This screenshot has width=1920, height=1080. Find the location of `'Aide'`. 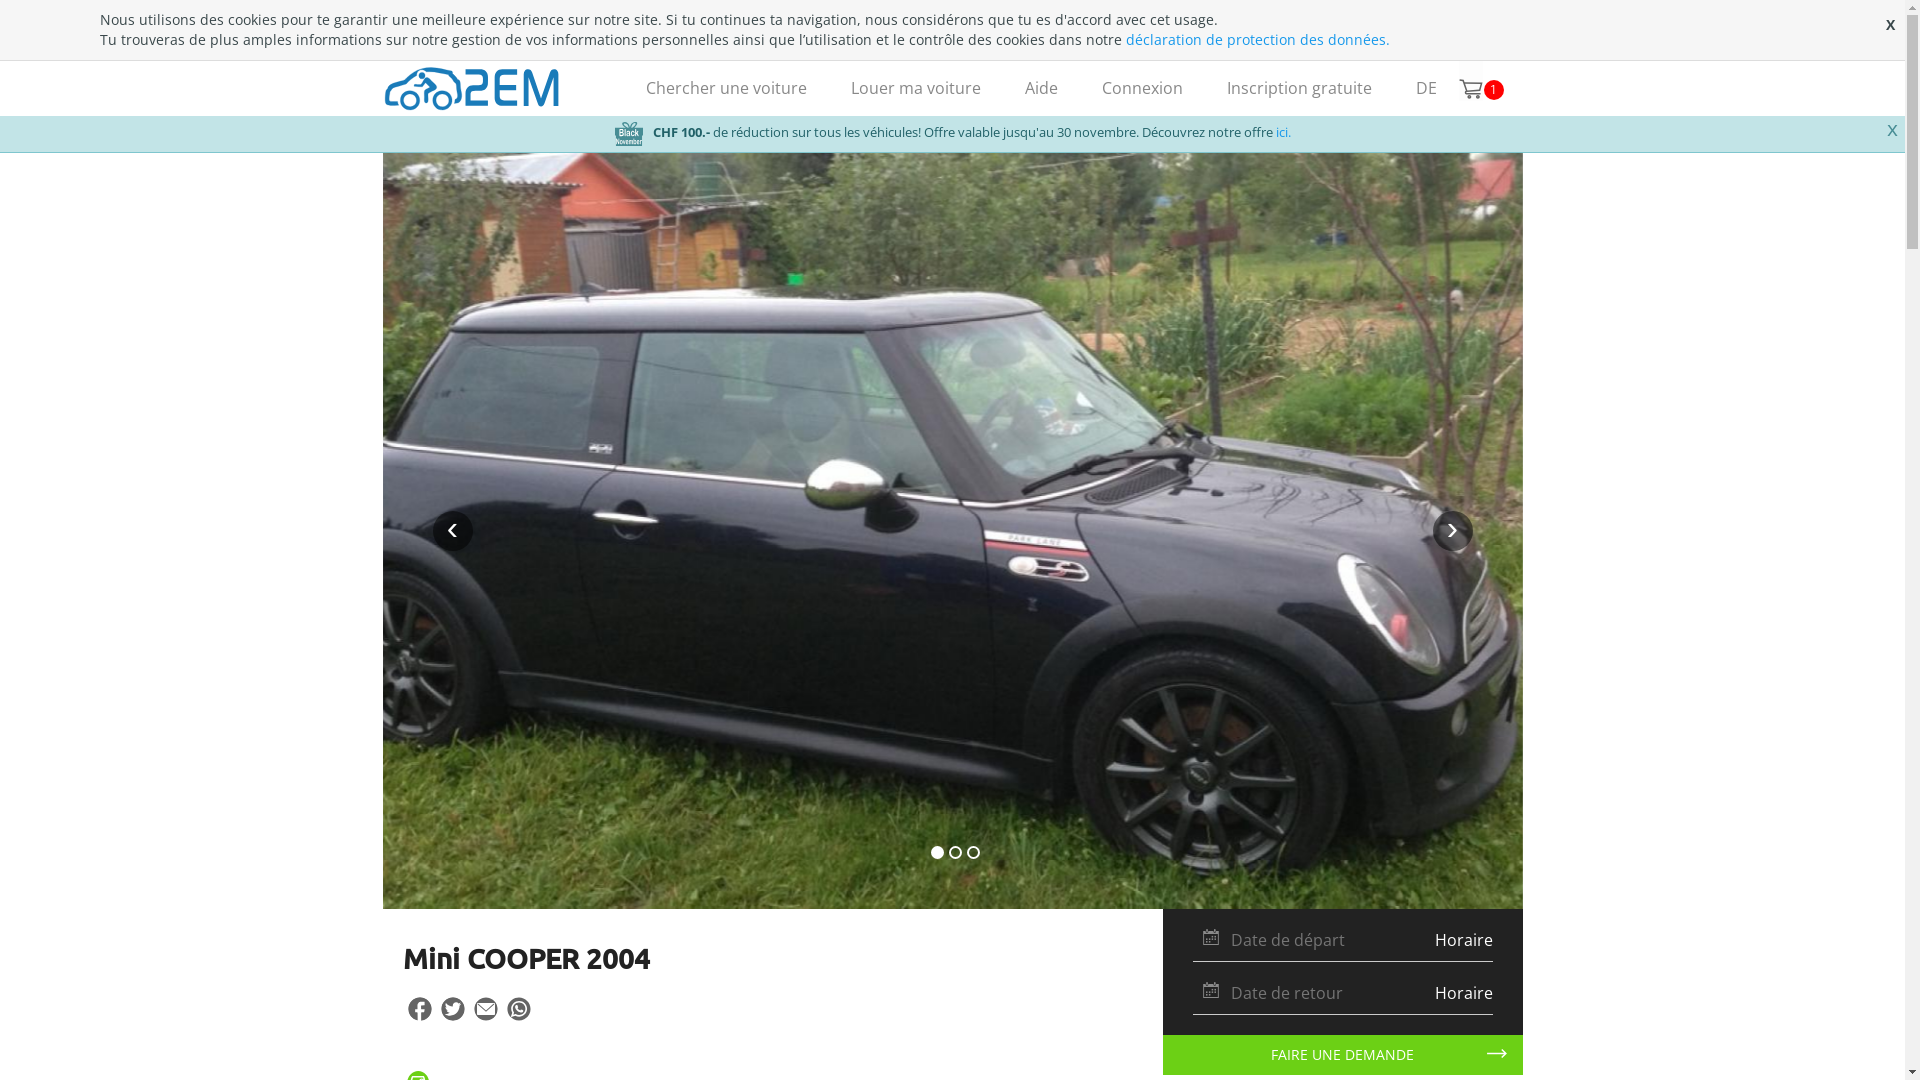

'Aide' is located at coordinates (1002, 87).